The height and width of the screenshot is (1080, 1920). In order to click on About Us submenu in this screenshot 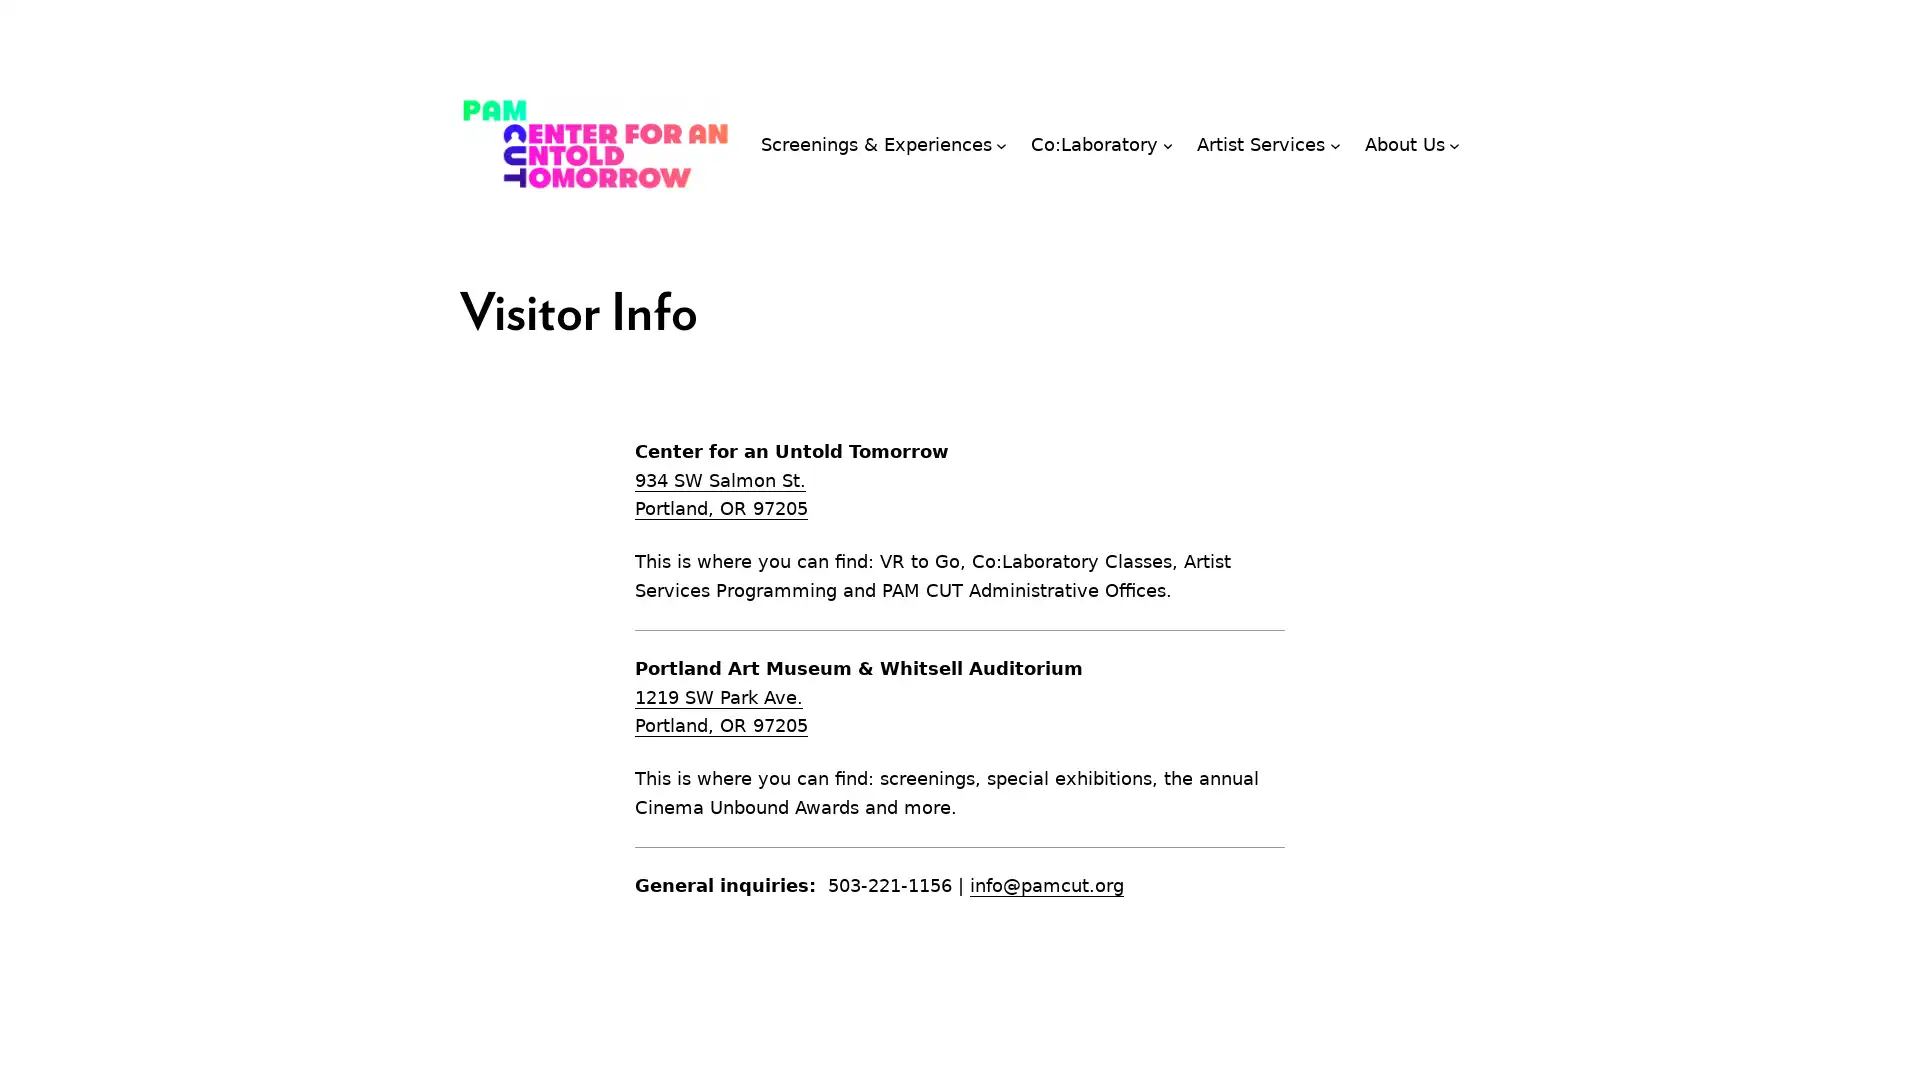, I will do `click(1454, 143)`.